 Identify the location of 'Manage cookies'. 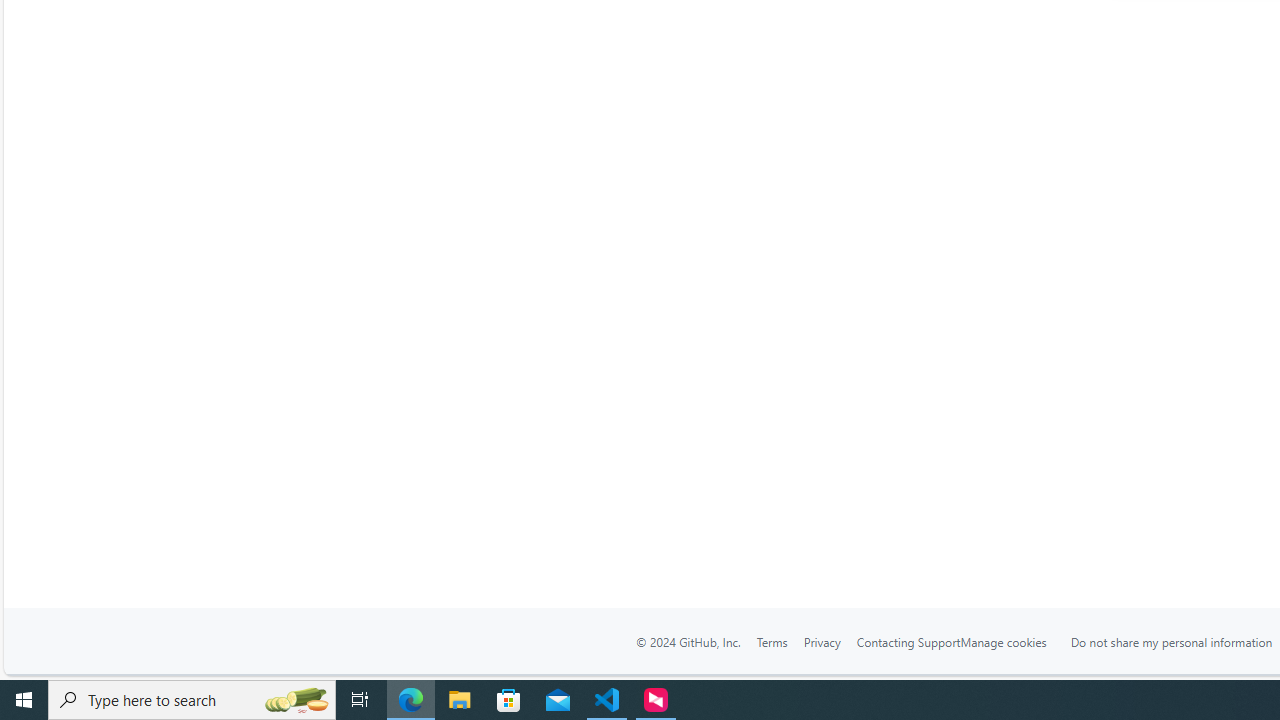
(1003, 641).